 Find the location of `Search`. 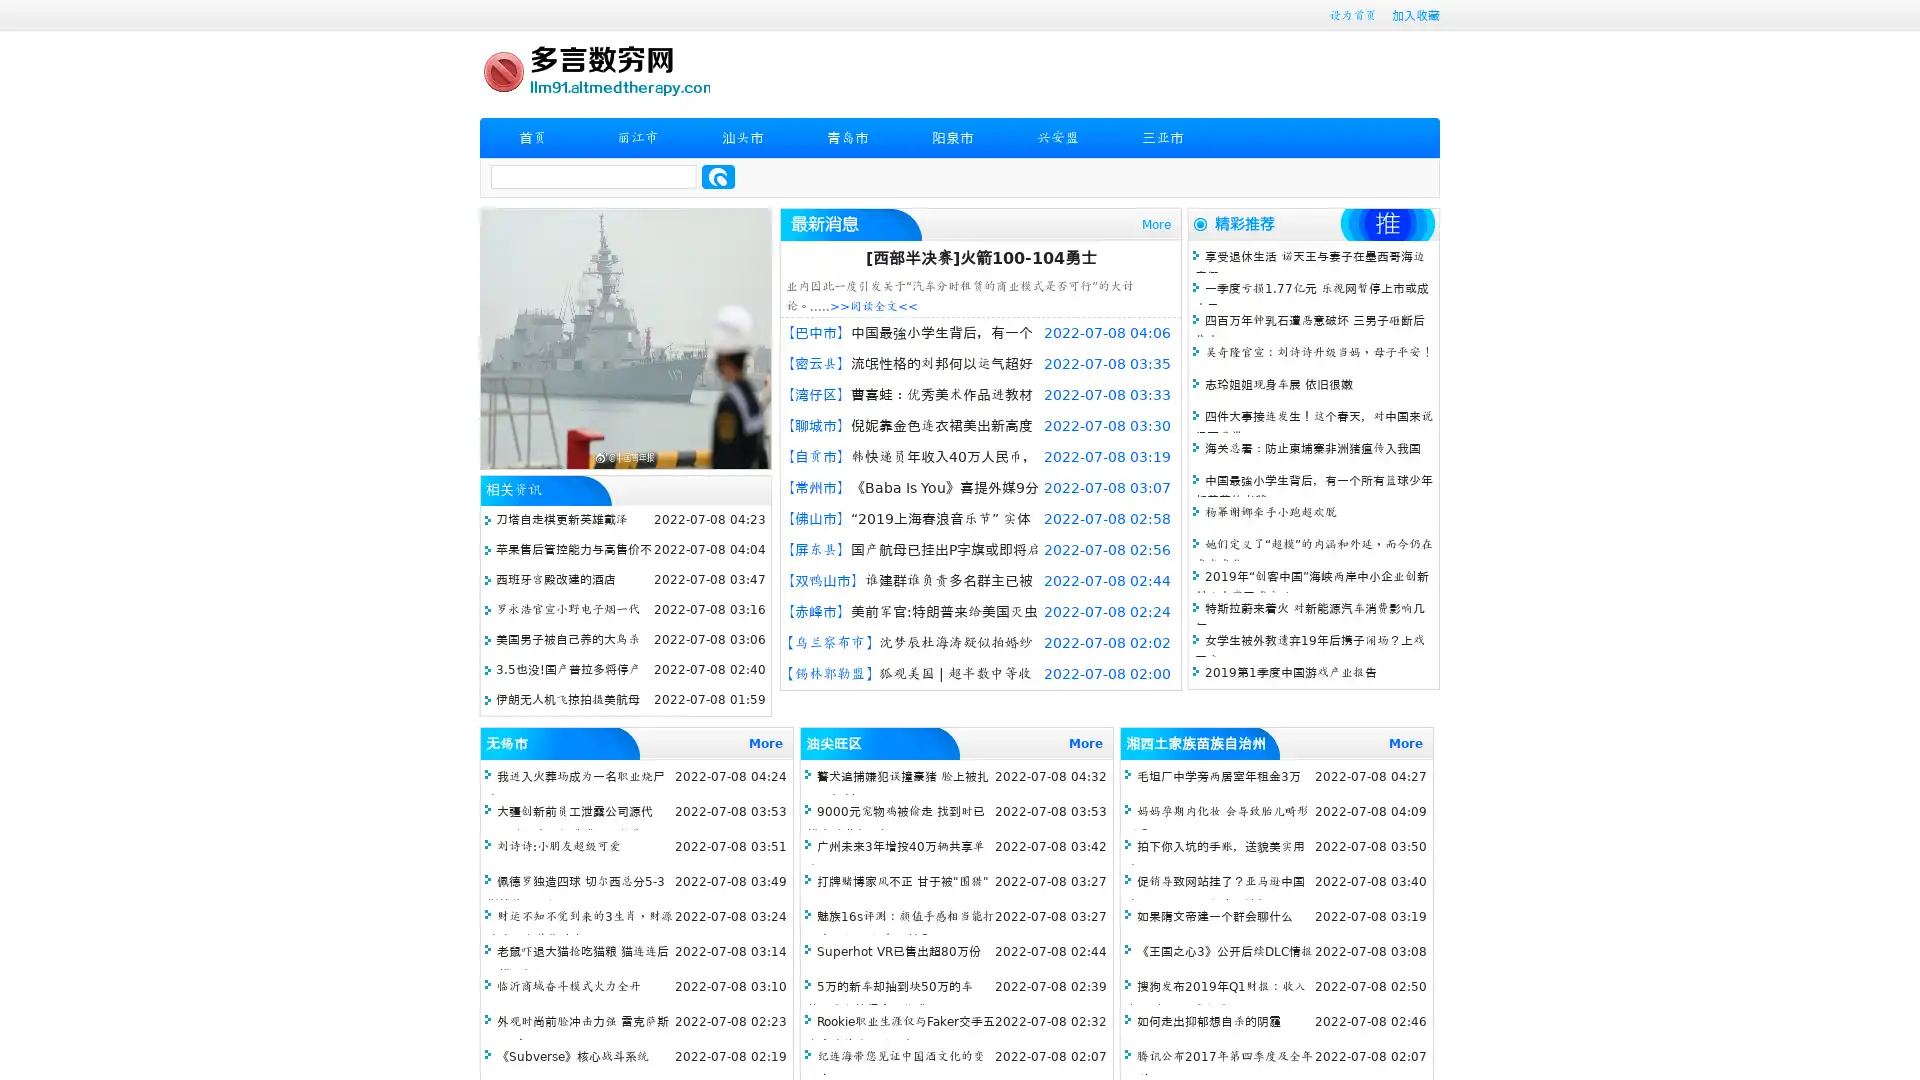

Search is located at coordinates (718, 176).